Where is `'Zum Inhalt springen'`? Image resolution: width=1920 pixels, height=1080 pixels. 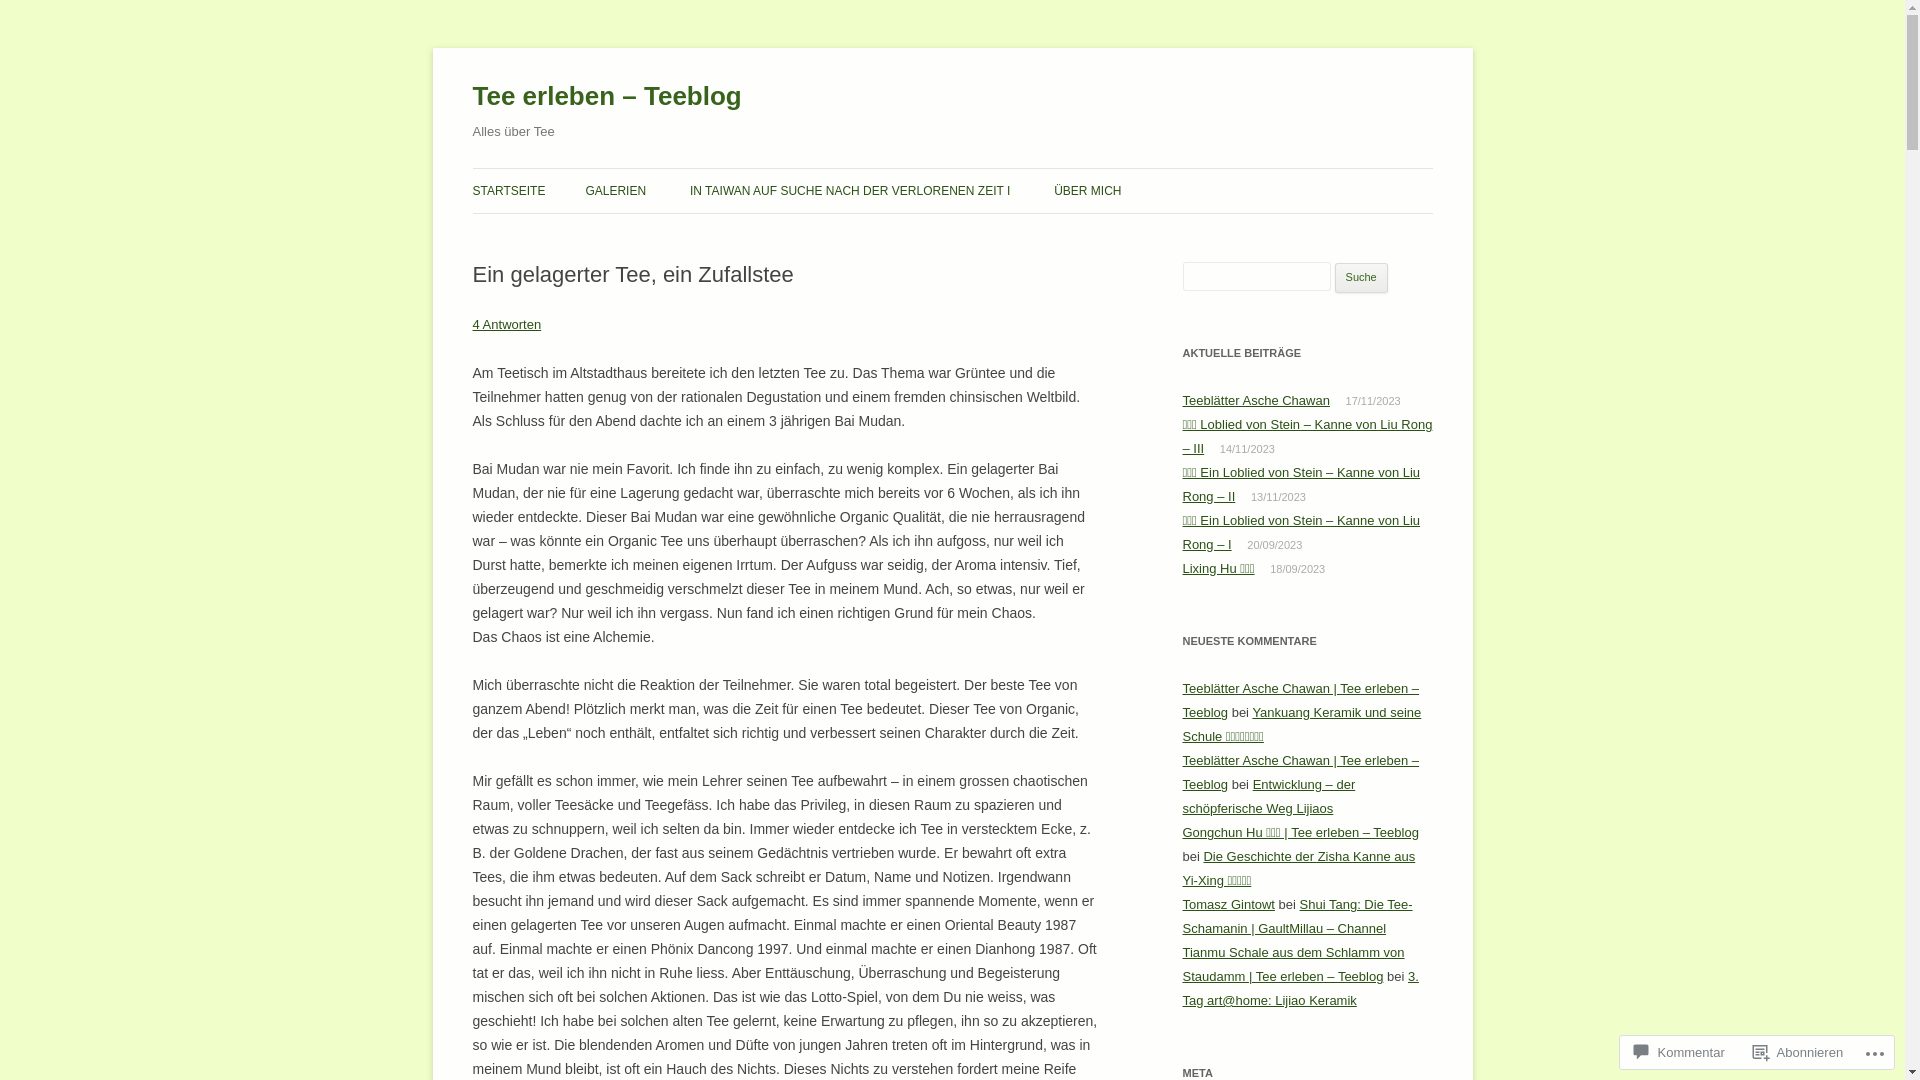
'Zum Inhalt springen' is located at coordinates (951, 167).